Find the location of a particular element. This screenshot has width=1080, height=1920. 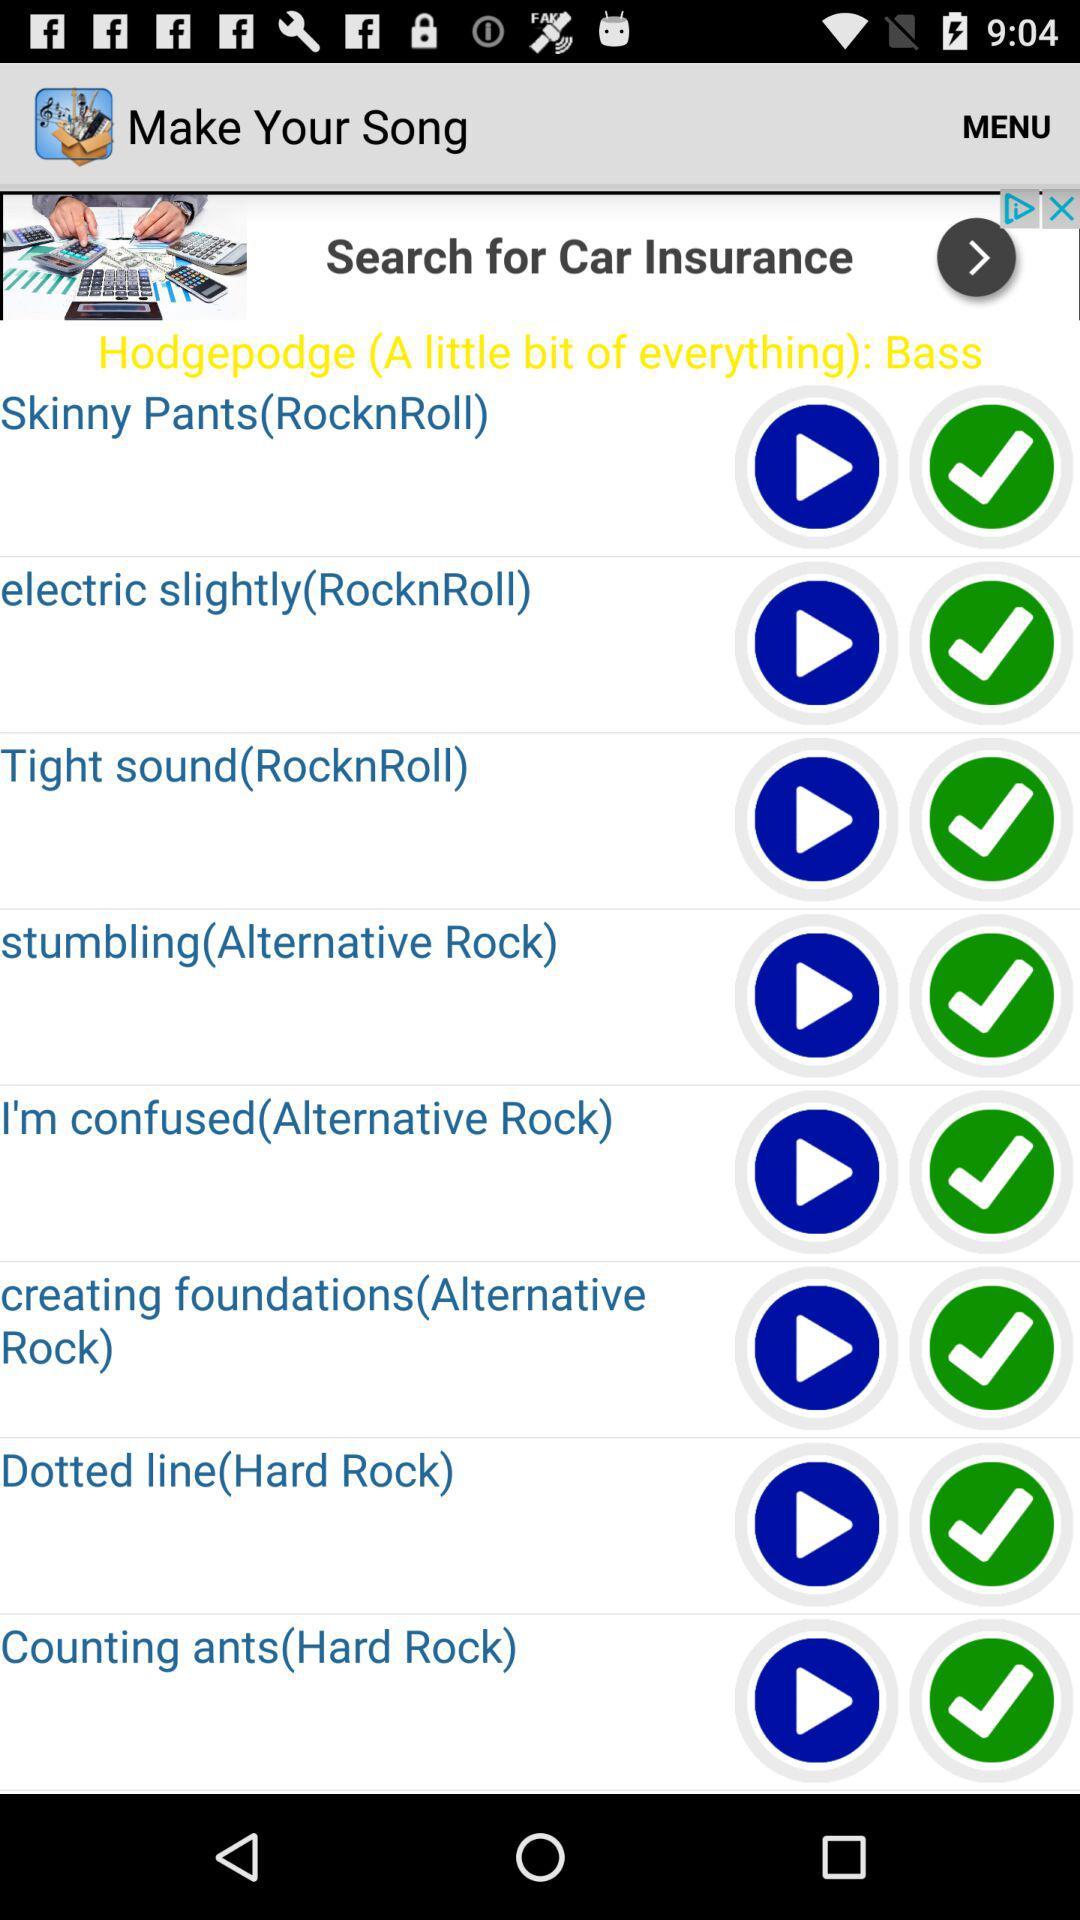

click on play option is located at coordinates (817, 1701).